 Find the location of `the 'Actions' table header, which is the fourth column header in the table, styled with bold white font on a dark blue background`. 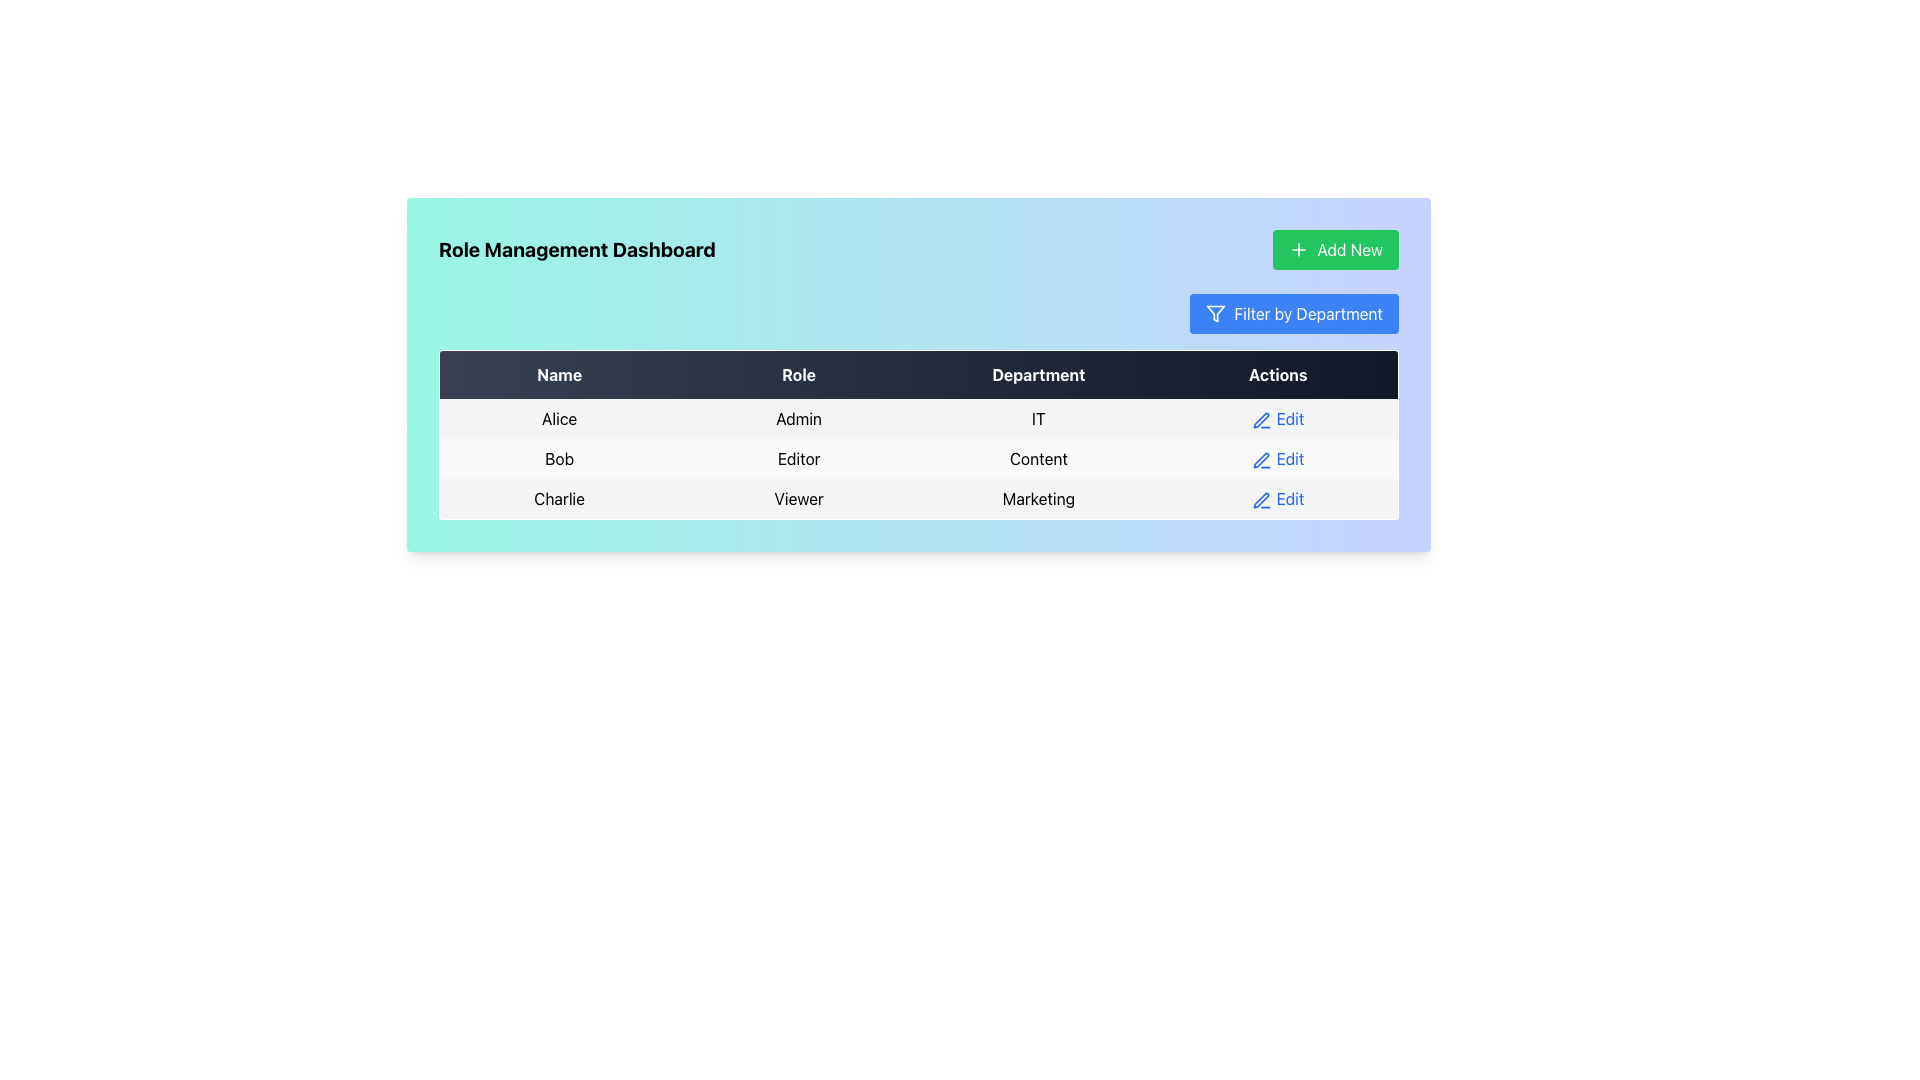

the 'Actions' table header, which is the fourth column header in the table, styled with bold white font on a dark blue background is located at coordinates (1277, 374).